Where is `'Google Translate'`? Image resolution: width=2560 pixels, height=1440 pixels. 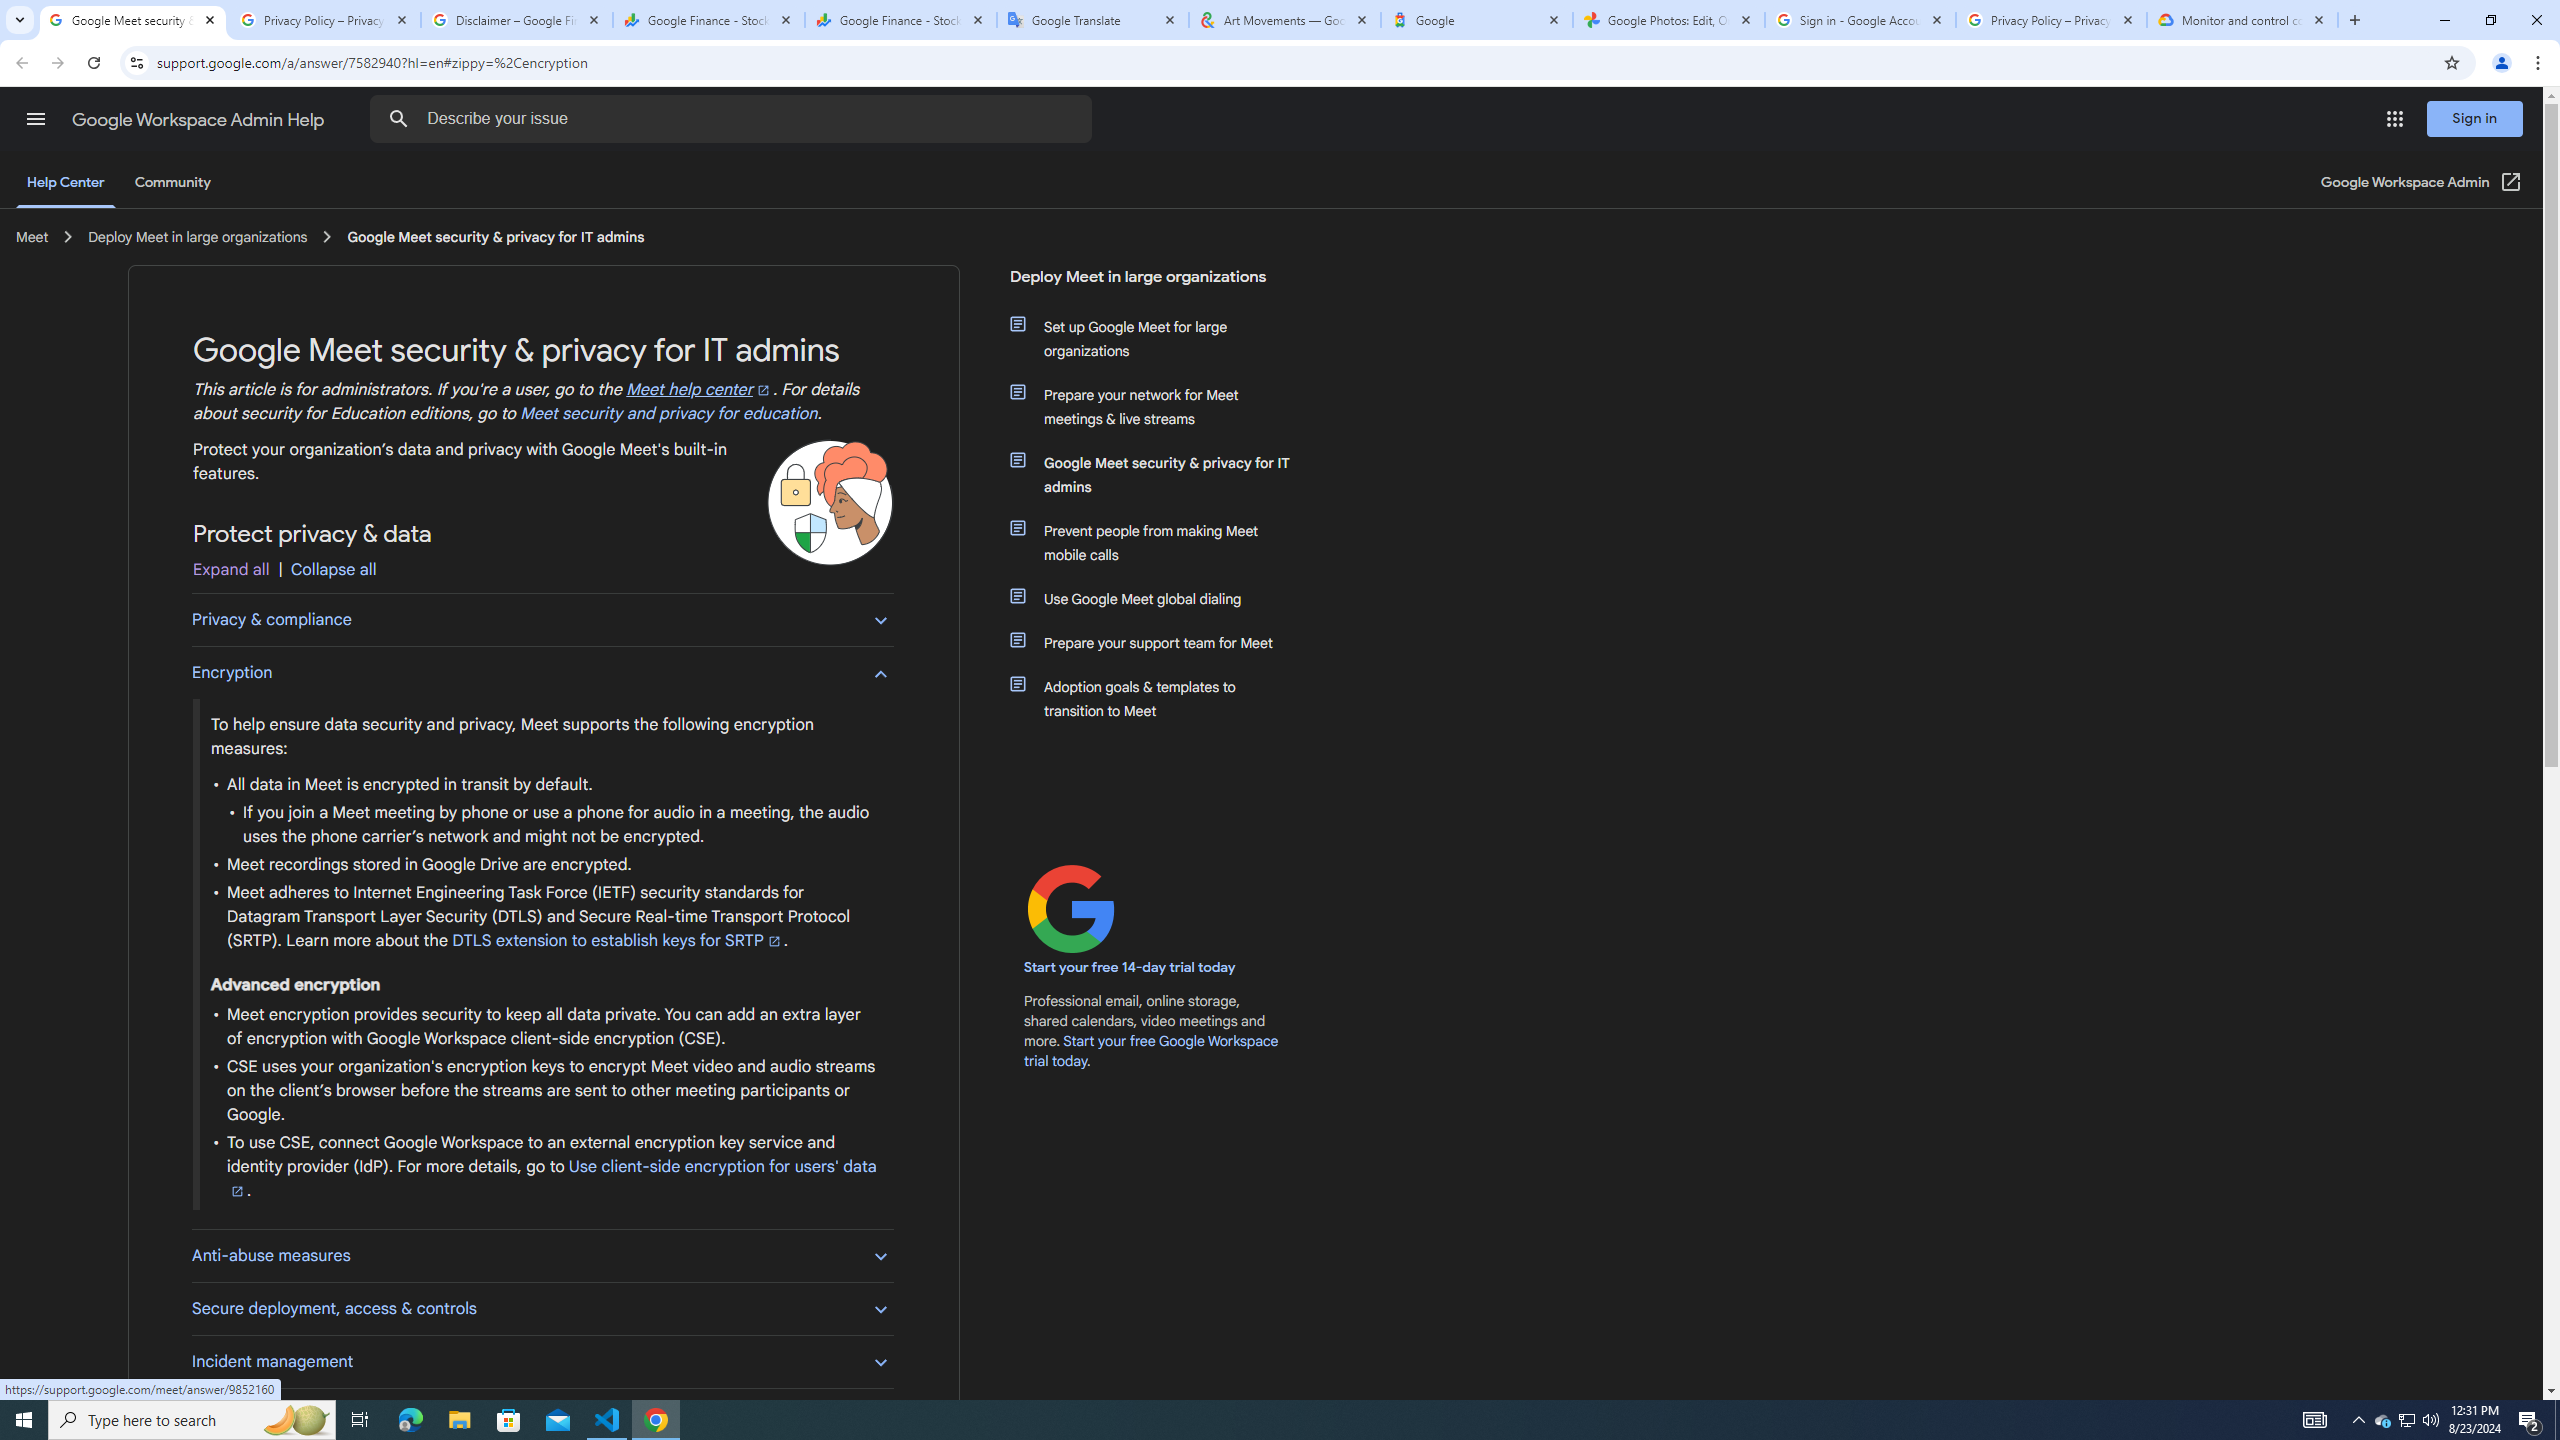
'Google Translate' is located at coordinates (1092, 19).